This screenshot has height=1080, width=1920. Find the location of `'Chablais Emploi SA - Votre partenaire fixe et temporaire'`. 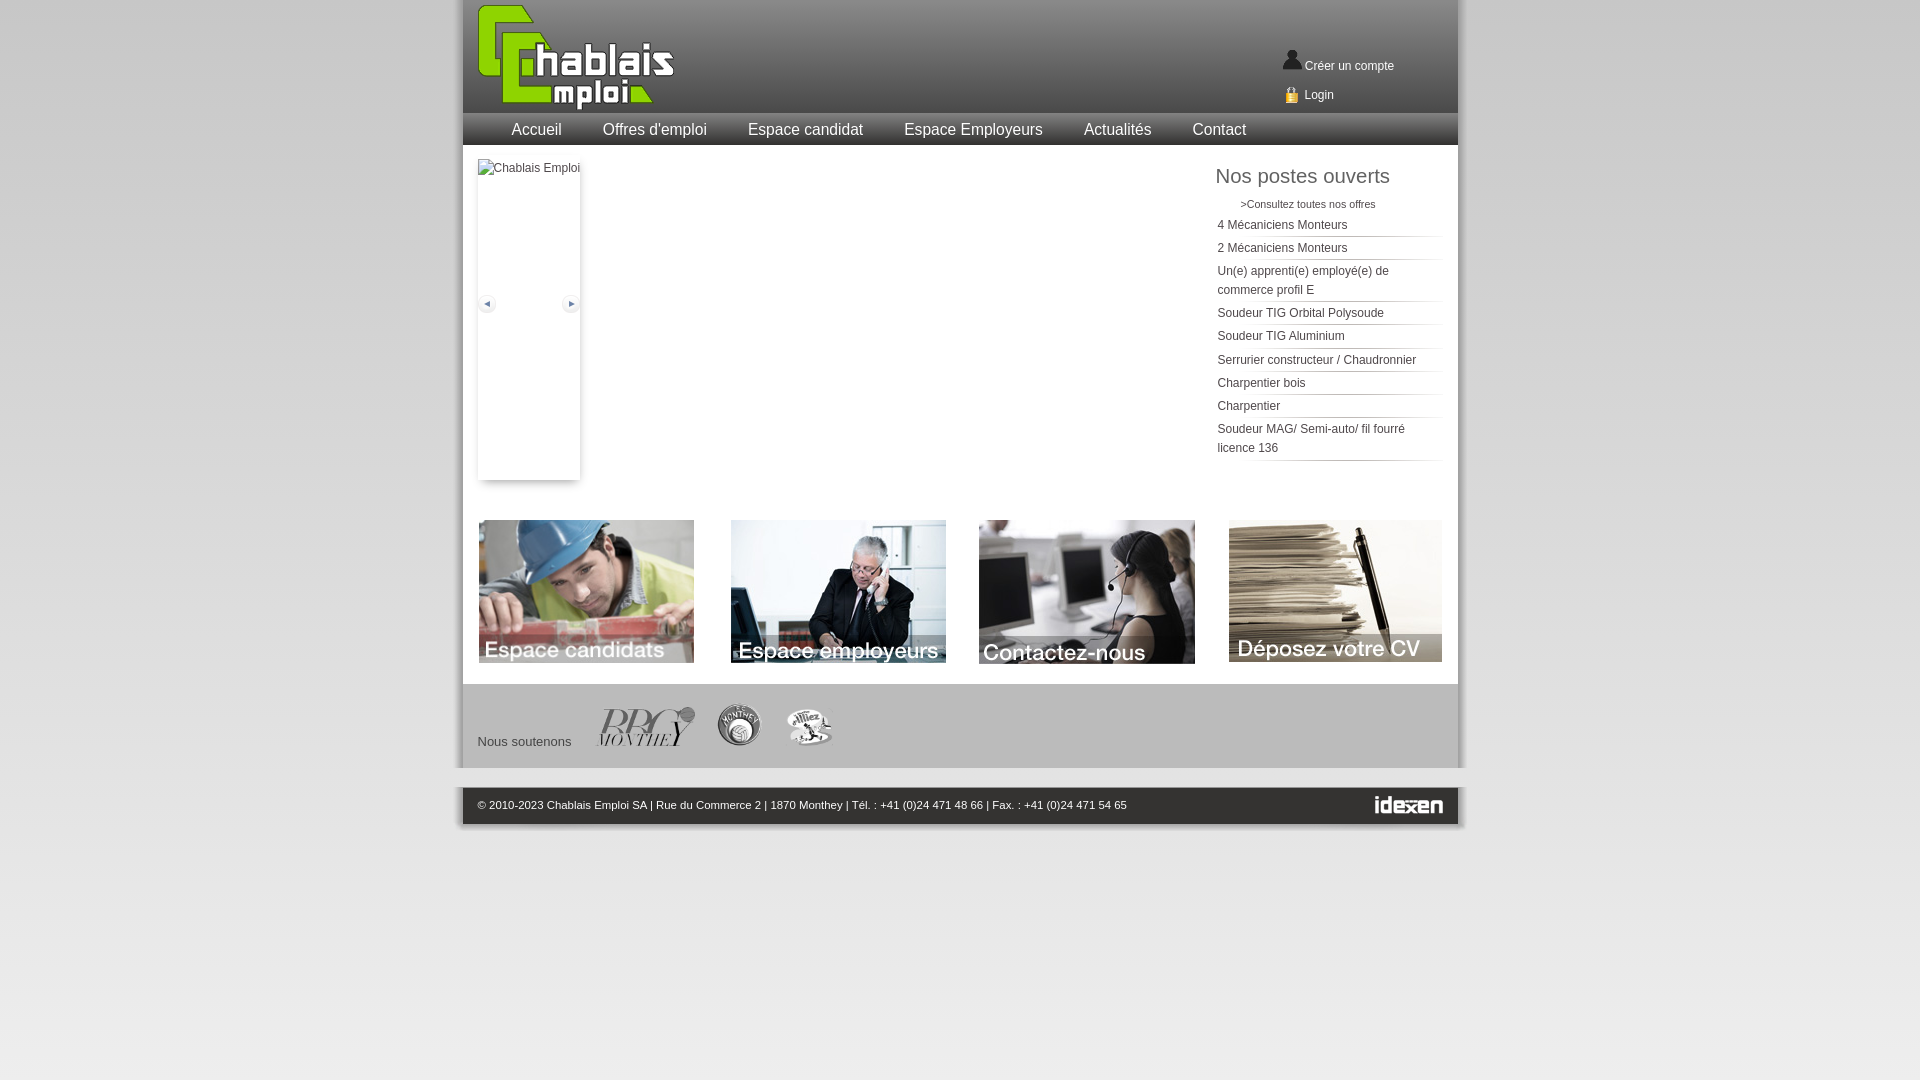

'Chablais Emploi SA - Votre partenaire fixe et temporaire' is located at coordinates (623, 56).